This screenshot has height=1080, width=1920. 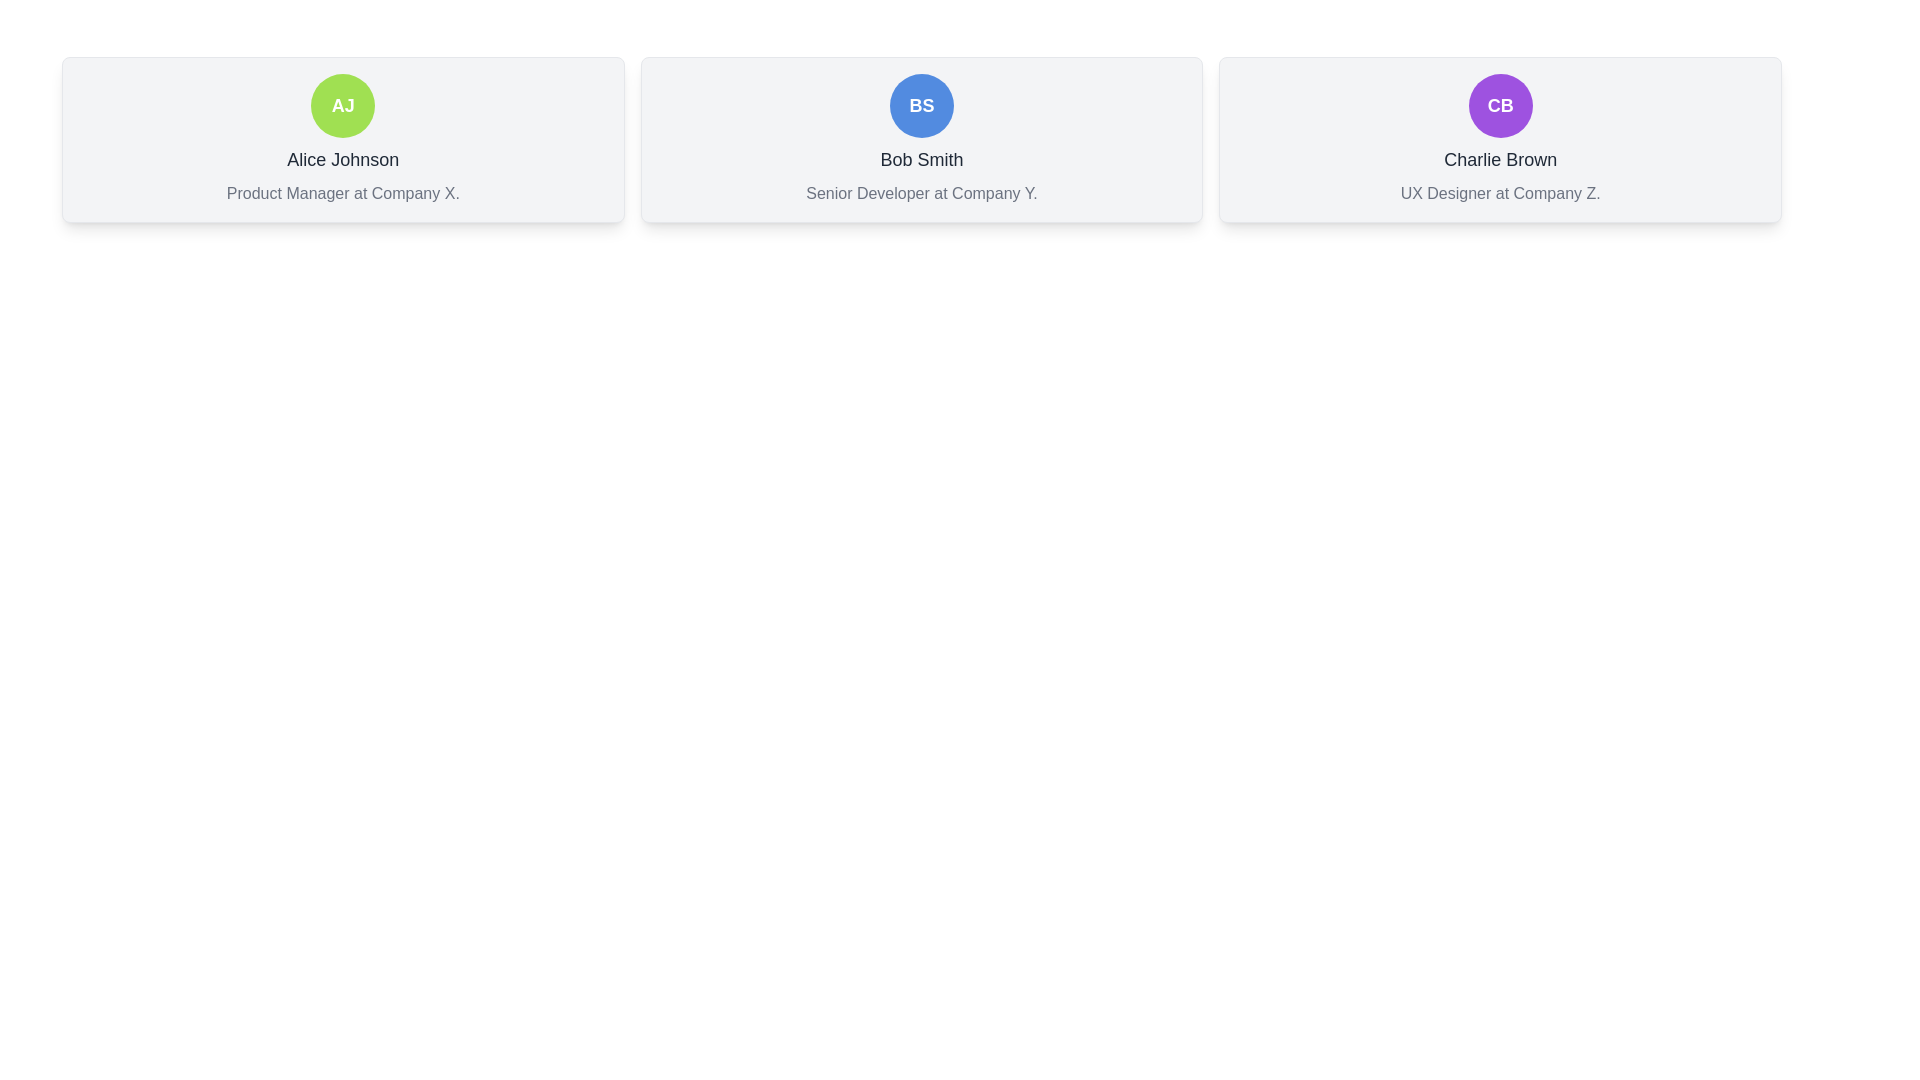 I want to click on the circular avatar with a purple background and white initials 'CB', which is positioned at the top of the card in the rightmost column, above the text 'Charlie Brown' and 'UX Designer at Company Z', so click(x=1500, y=105).